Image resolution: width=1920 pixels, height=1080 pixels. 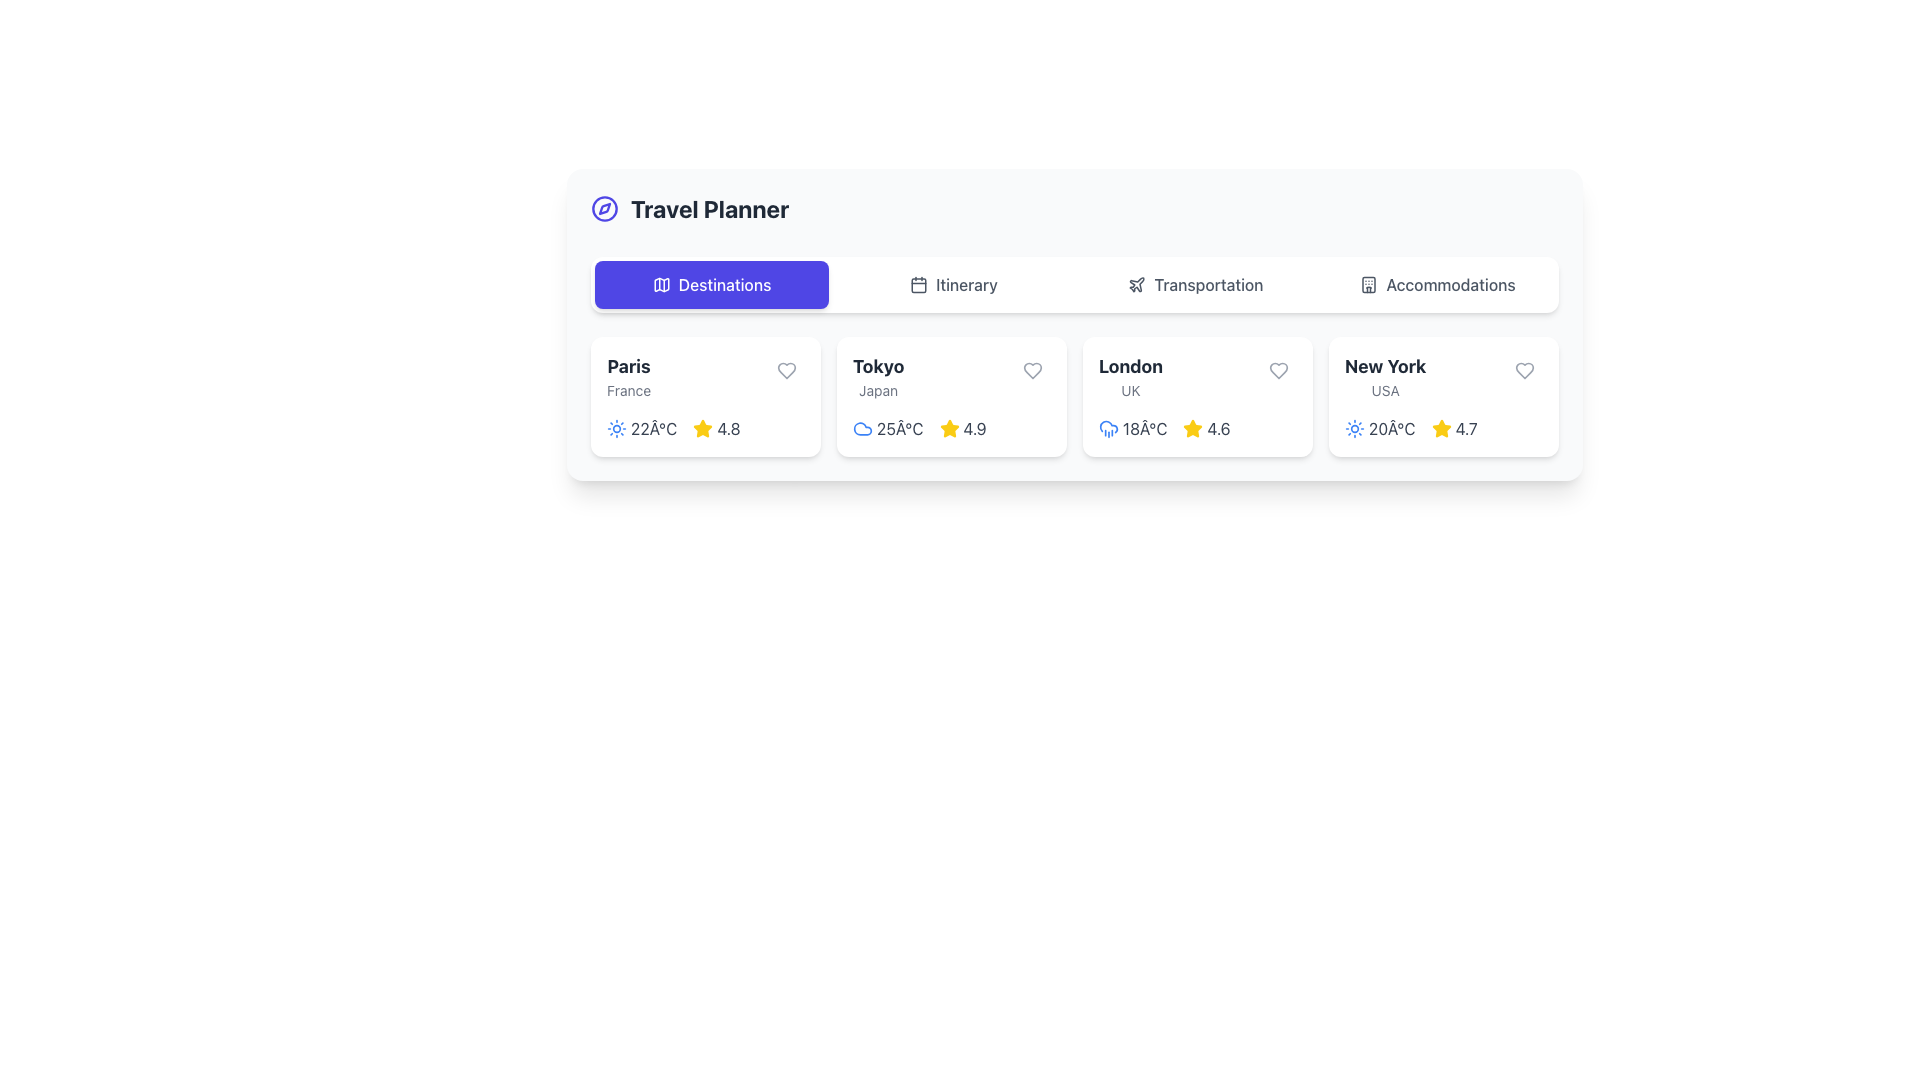 What do you see at coordinates (616, 427) in the screenshot?
I see `the weather indicator icon located within the Paris card` at bounding box center [616, 427].